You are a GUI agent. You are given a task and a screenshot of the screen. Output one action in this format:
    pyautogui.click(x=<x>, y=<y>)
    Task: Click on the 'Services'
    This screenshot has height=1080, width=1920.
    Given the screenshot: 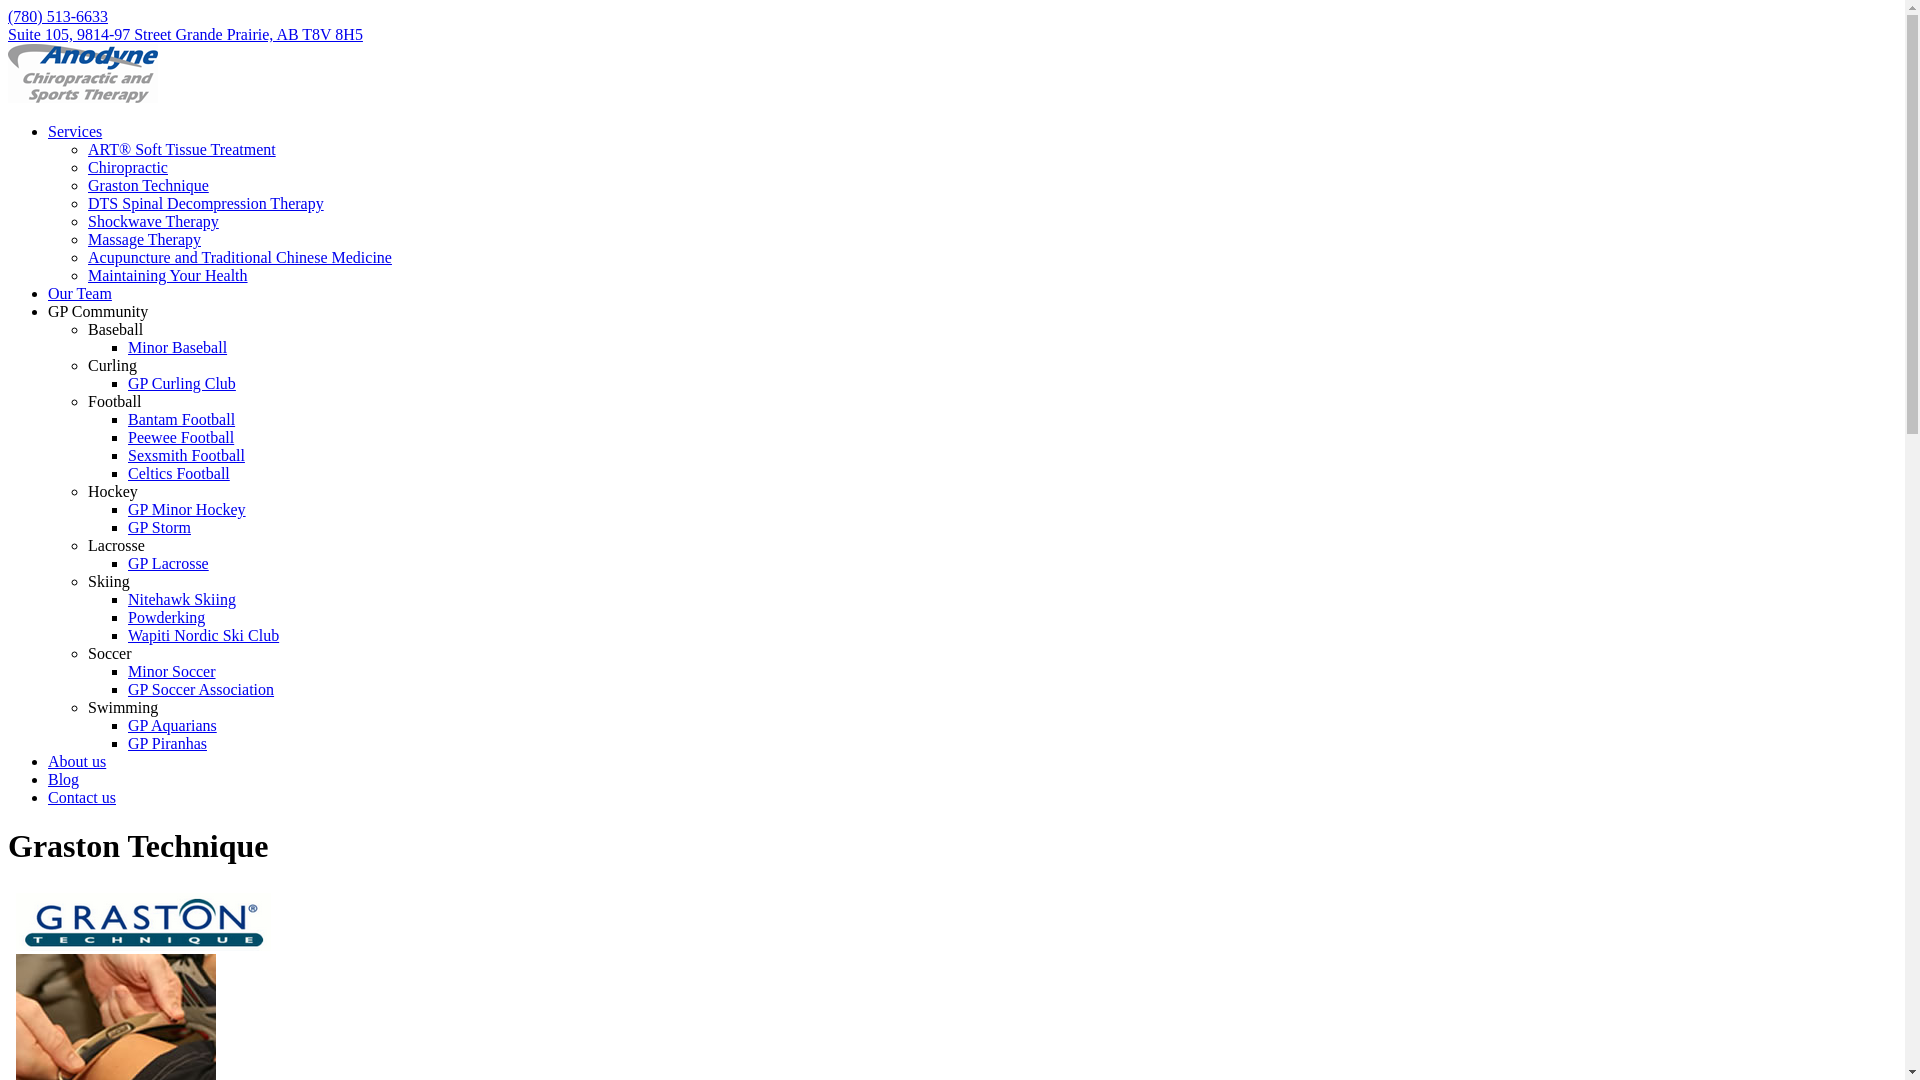 What is the action you would take?
    pyautogui.click(x=75, y=131)
    